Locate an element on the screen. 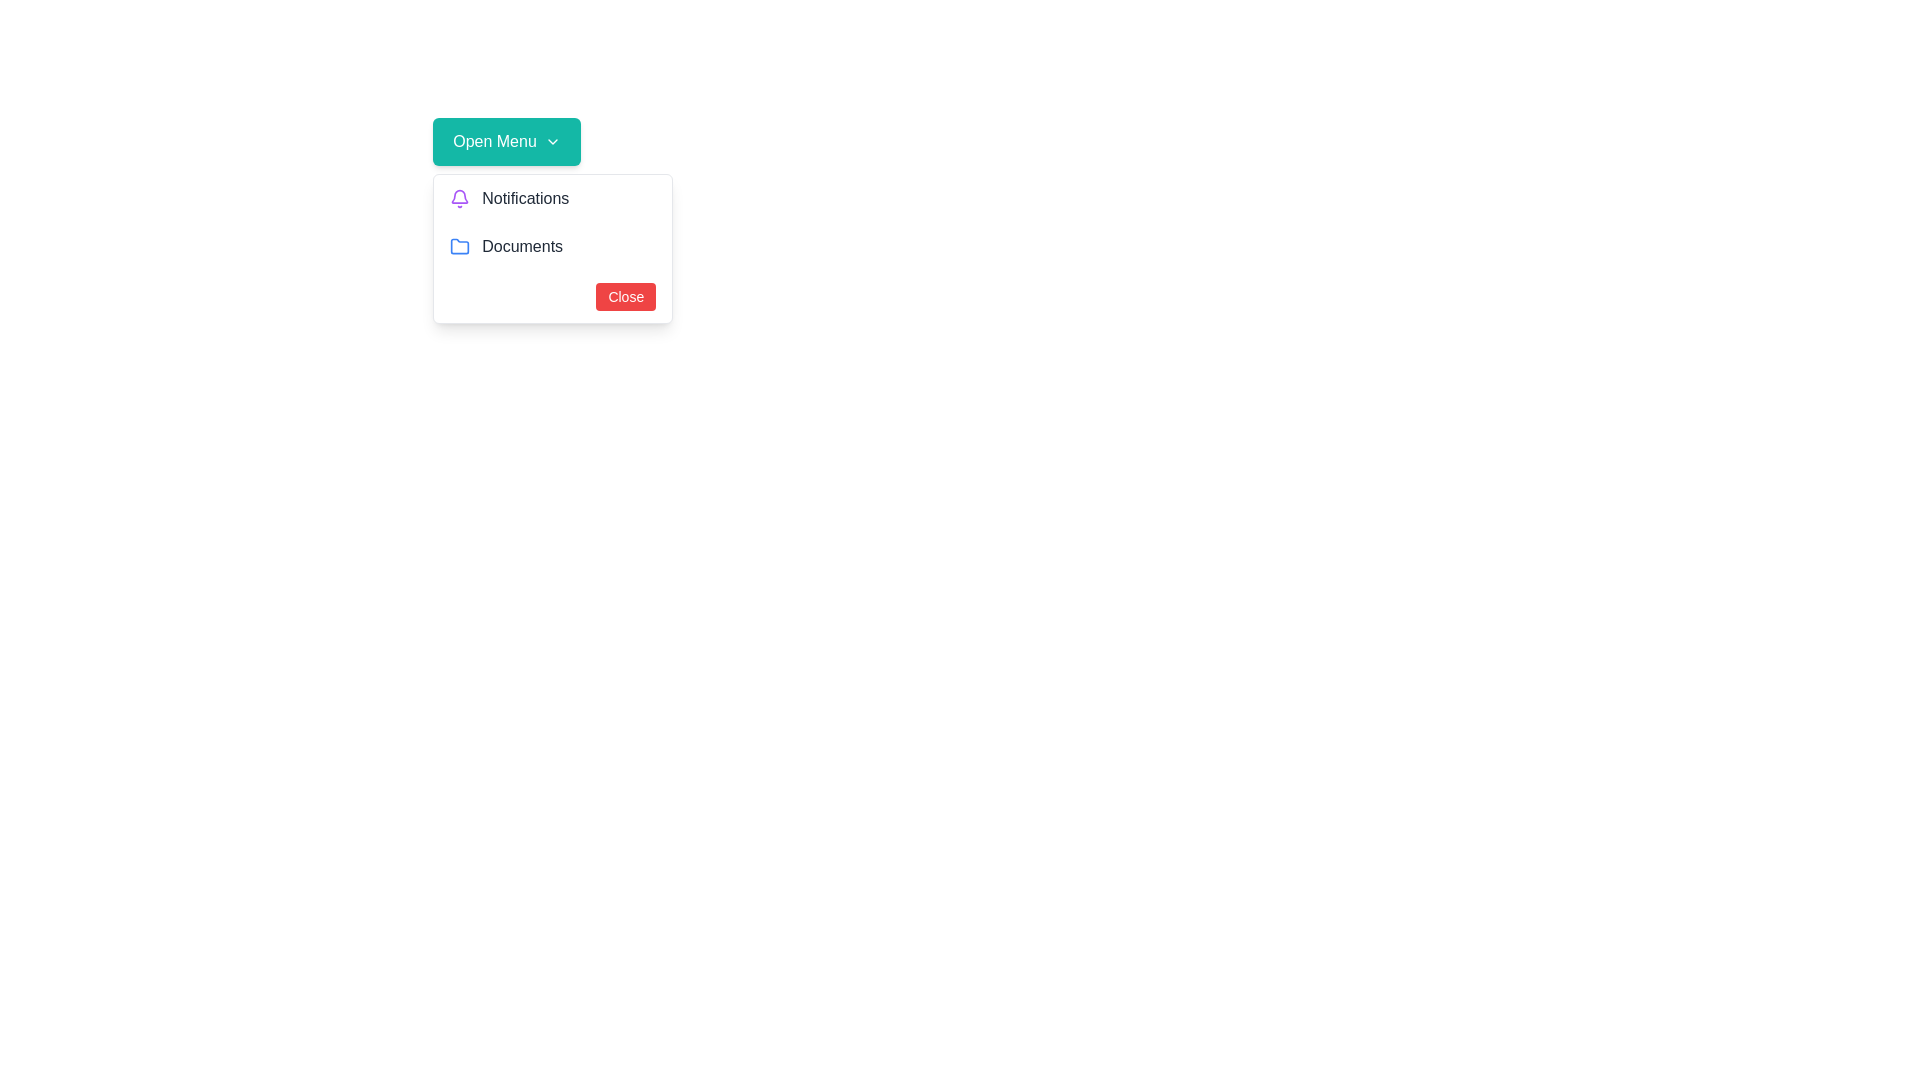  the blue folder icon located next to the 'Documents' label in the menu dropdown is located at coordinates (459, 245).